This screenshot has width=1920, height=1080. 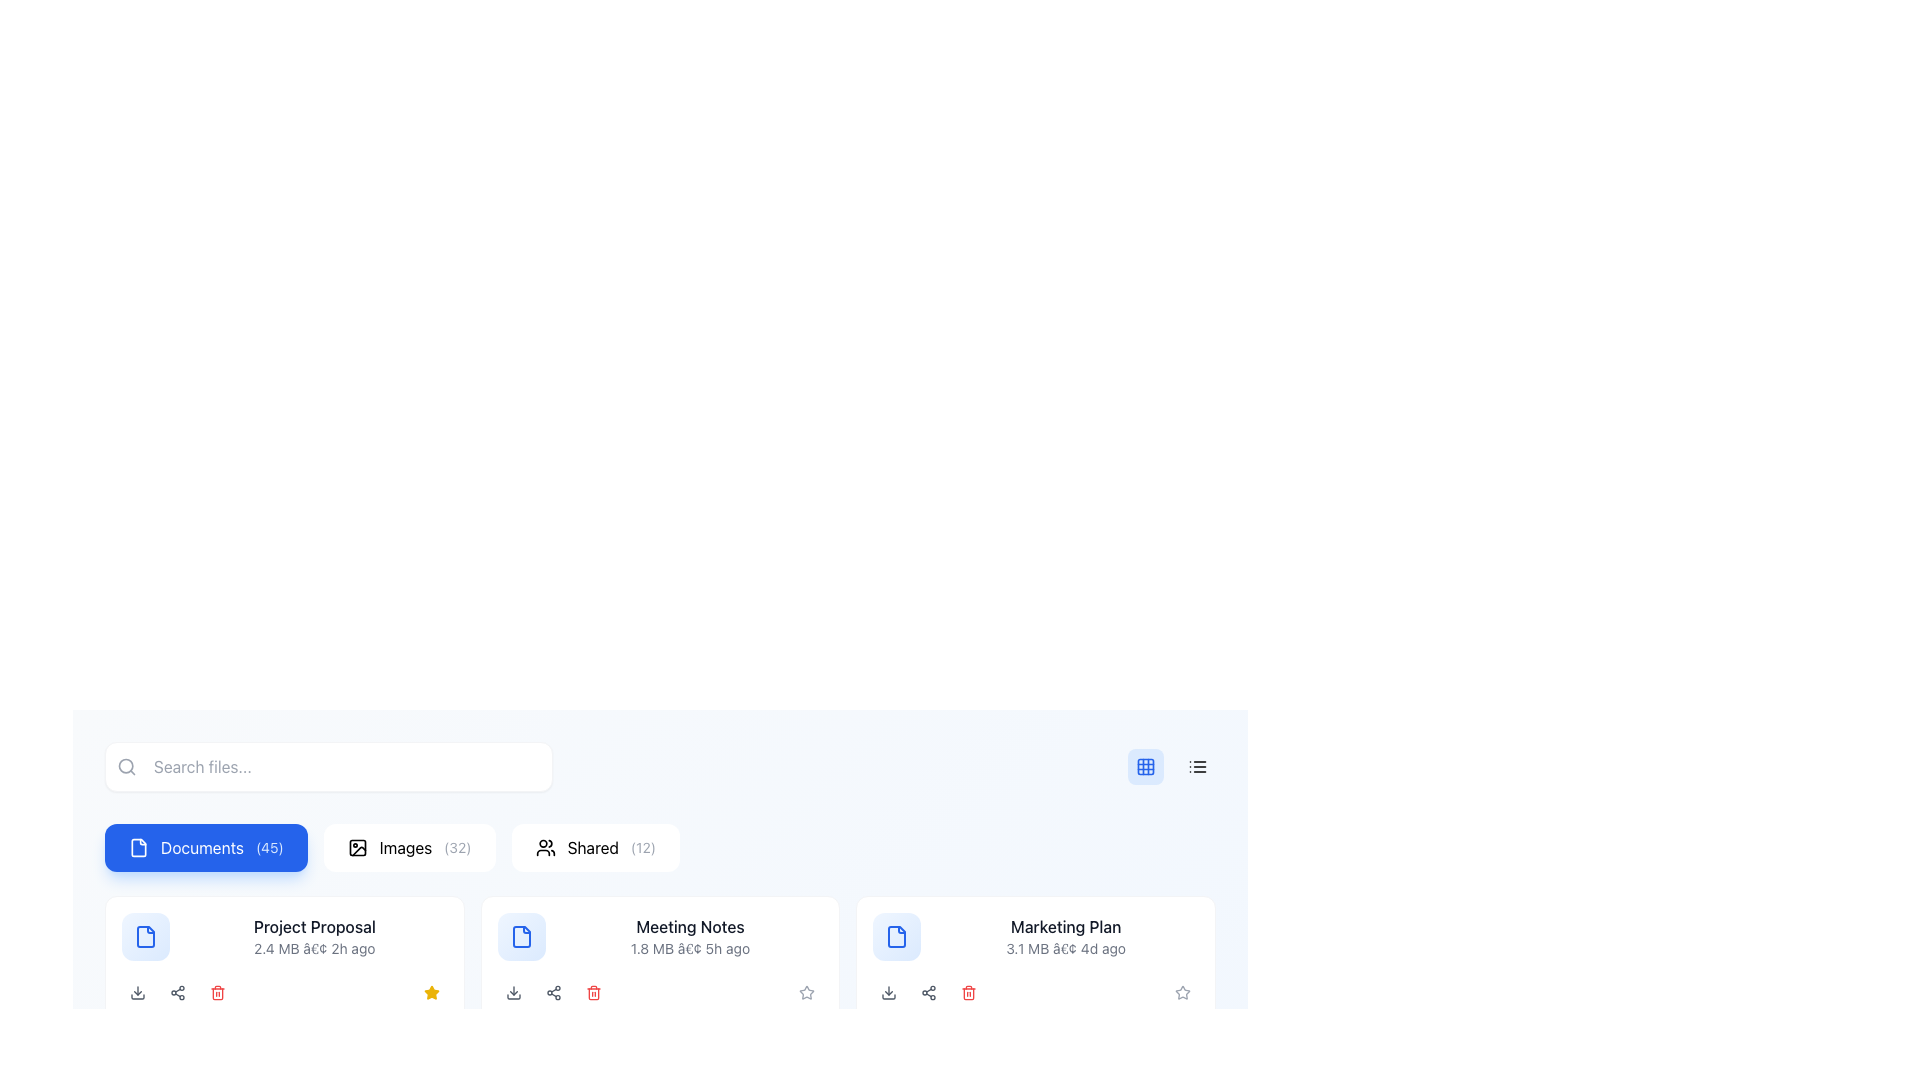 I want to click on on the star icon located at the bottom of the 'Marketing Plan' file card, so click(x=1182, y=992).